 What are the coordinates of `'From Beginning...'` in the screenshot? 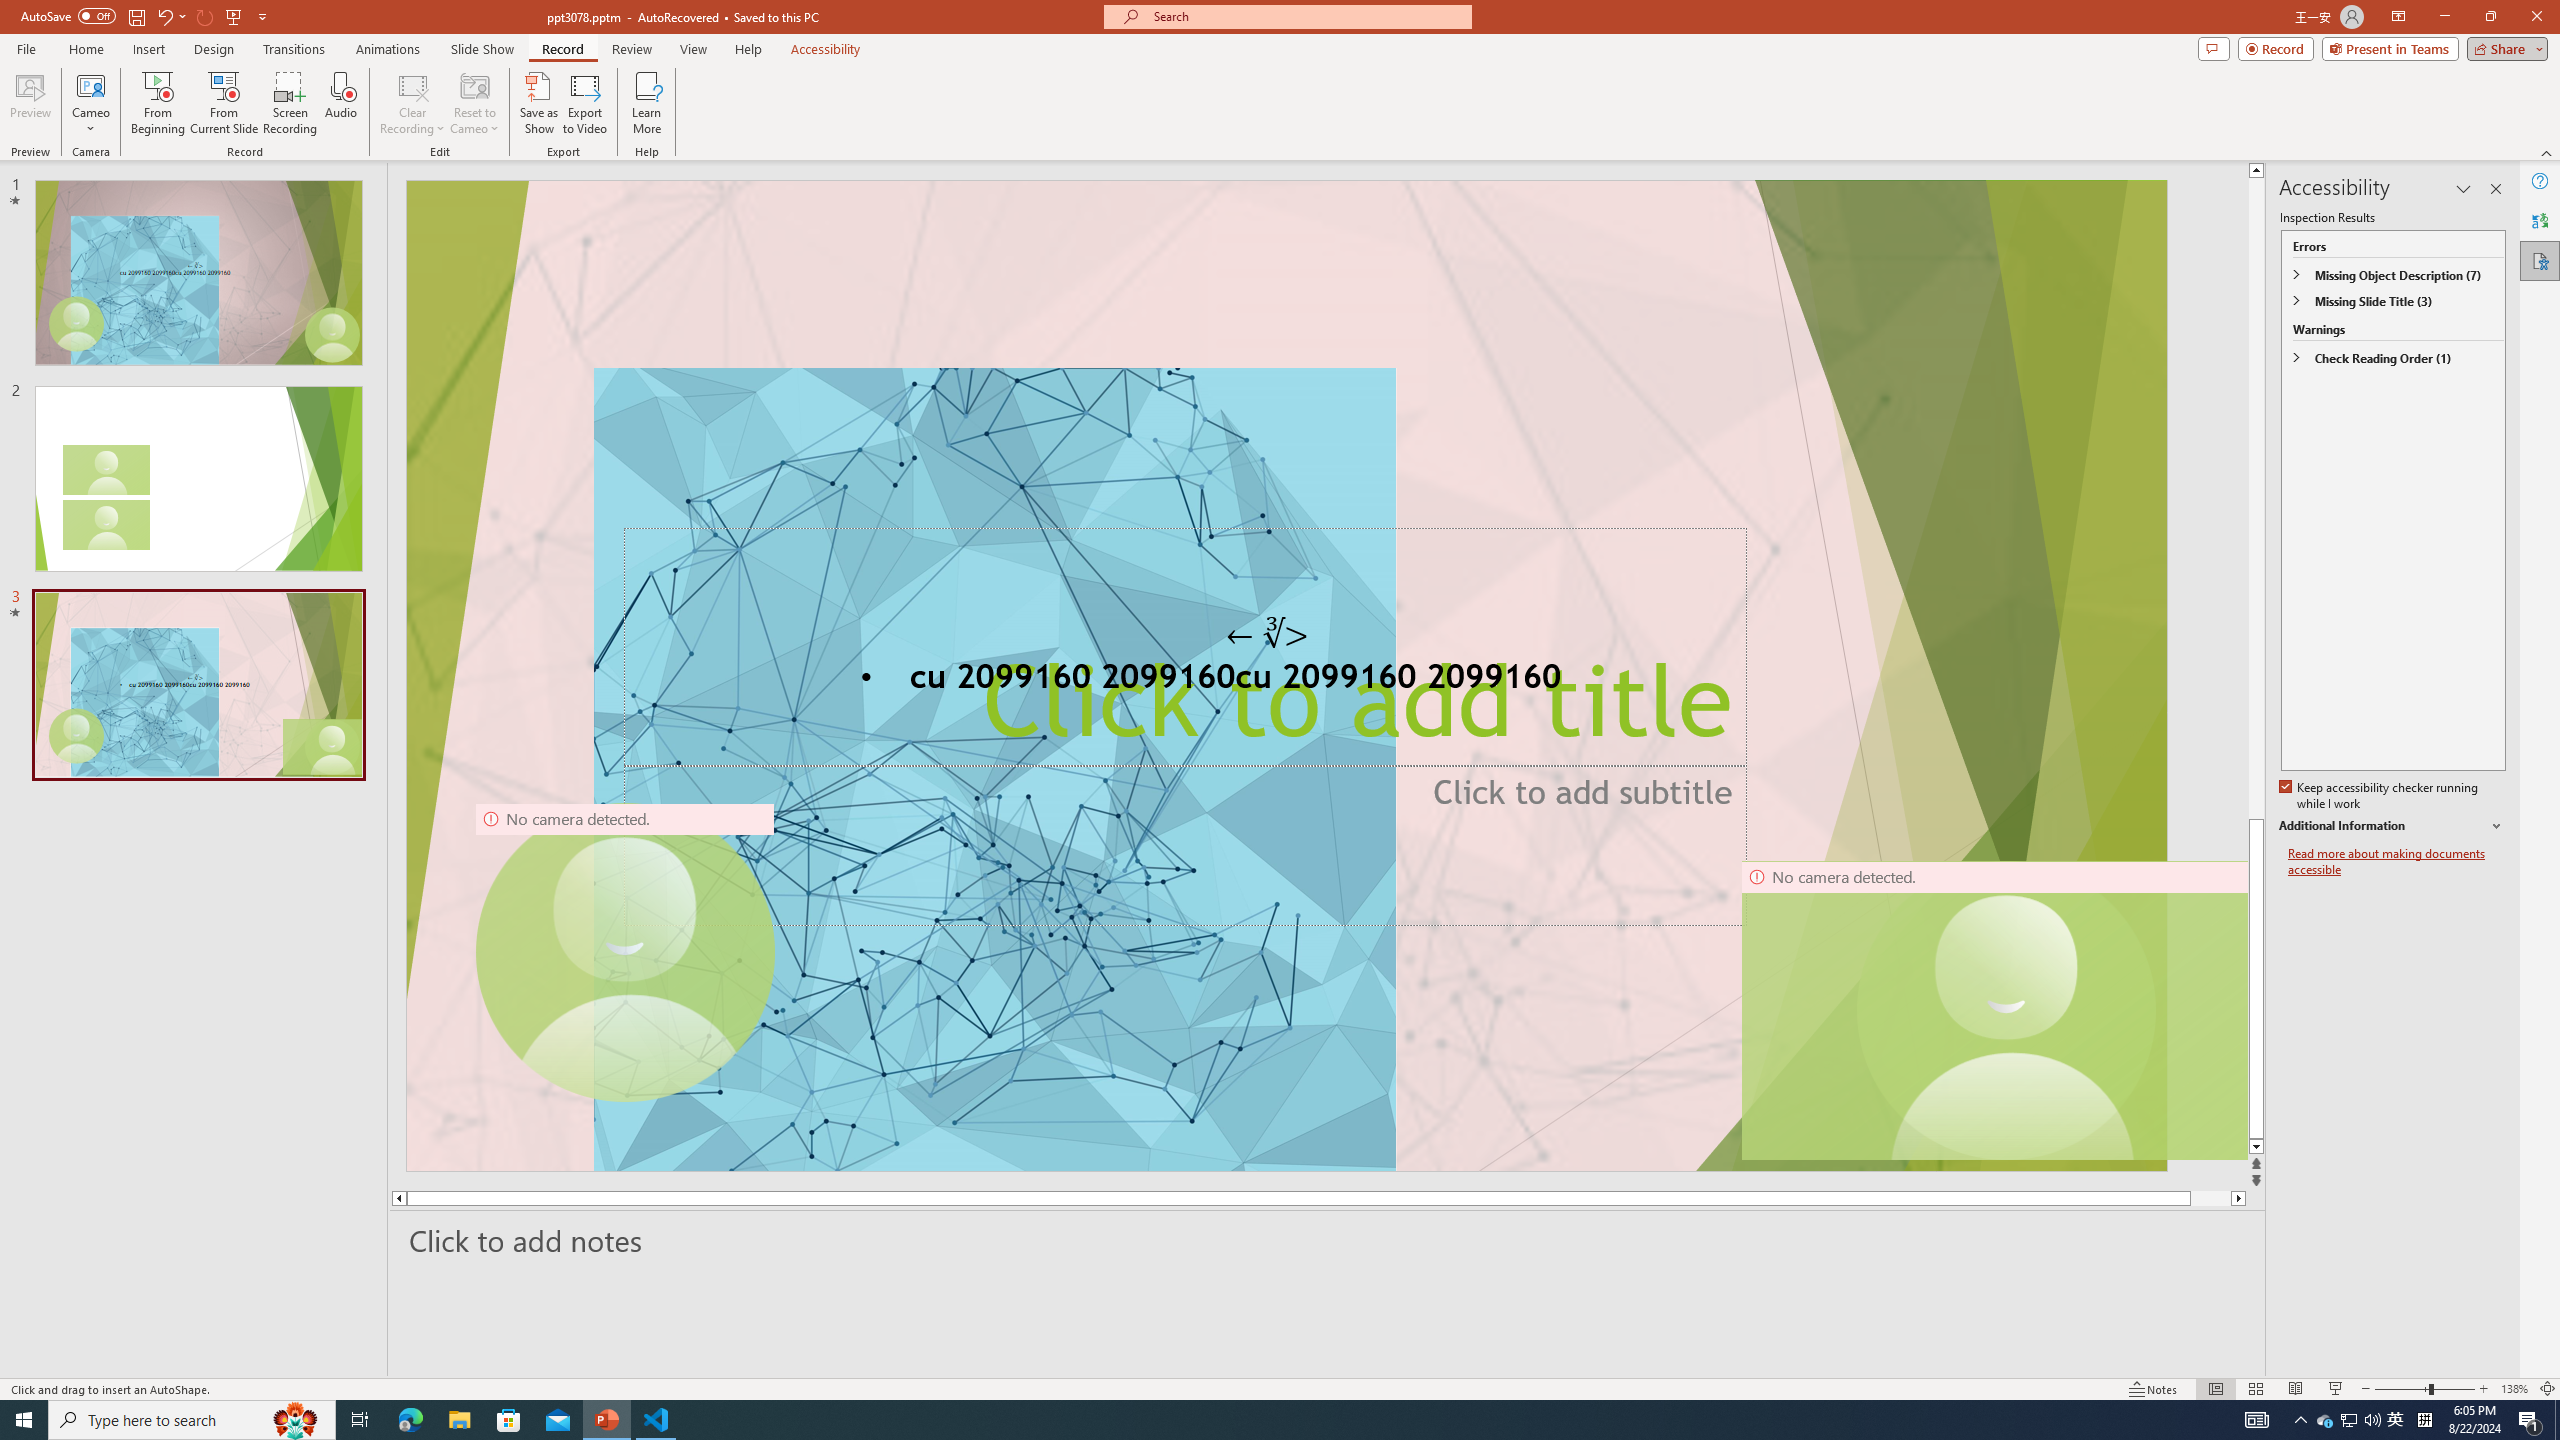 It's located at (156, 103).